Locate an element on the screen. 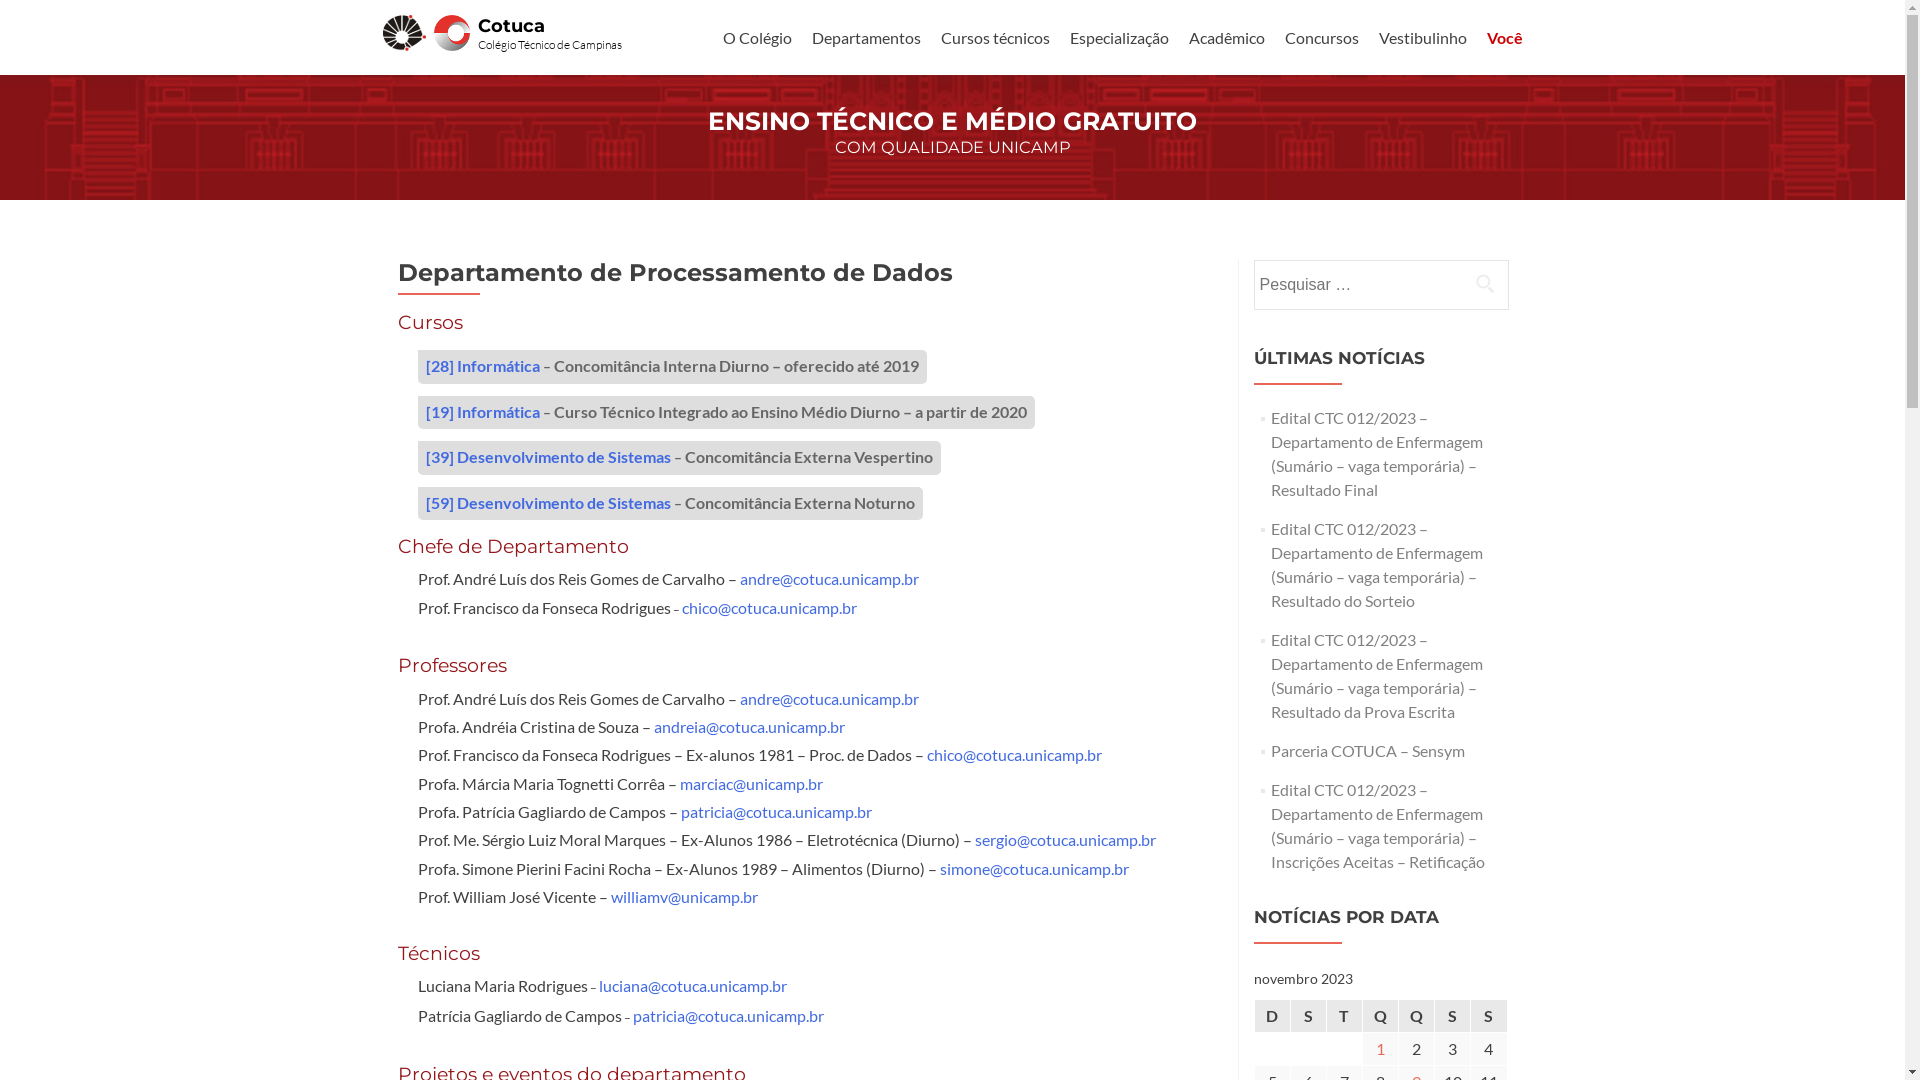 This screenshot has height=1080, width=1920. 'williamv@unicamp.br' is located at coordinates (608, 895).